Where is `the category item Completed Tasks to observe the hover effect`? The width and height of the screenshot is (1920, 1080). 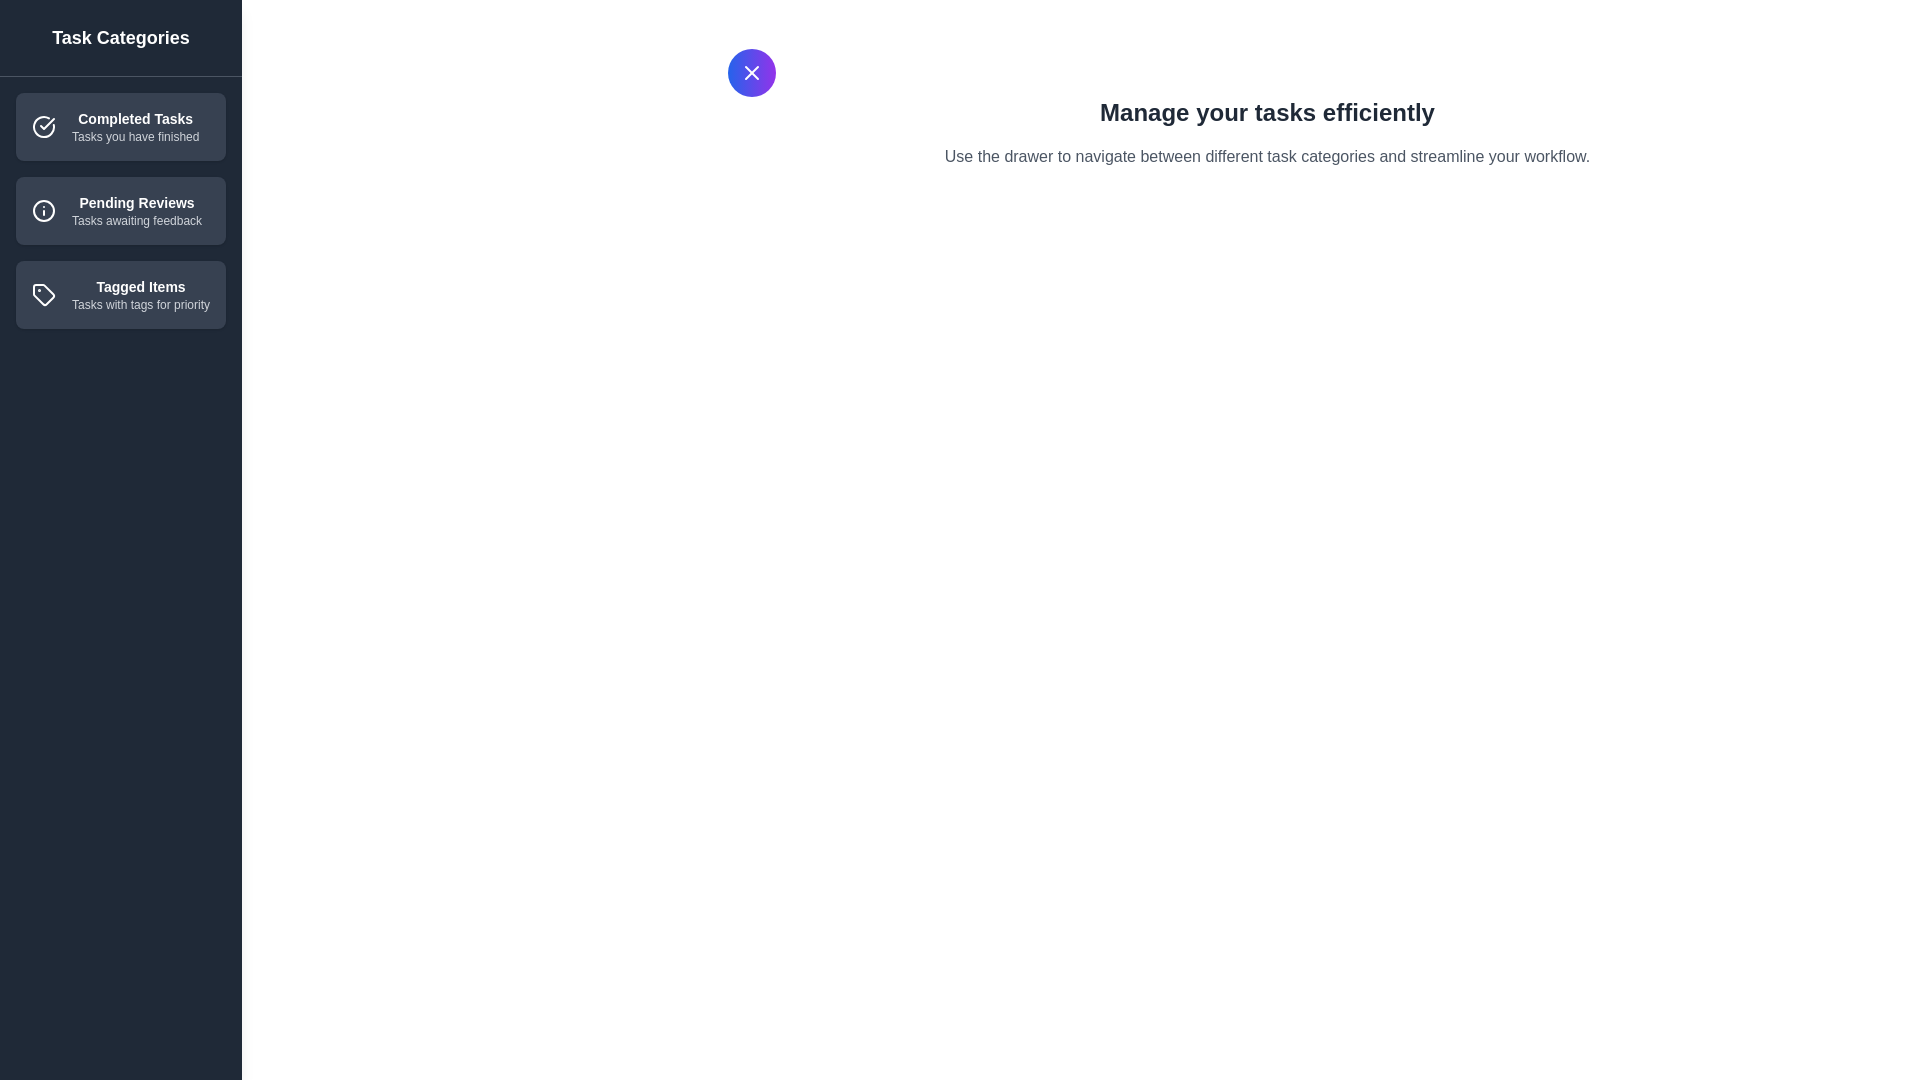
the category item Completed Tasks to observe the hover effect is located at coordinates (119, 127).